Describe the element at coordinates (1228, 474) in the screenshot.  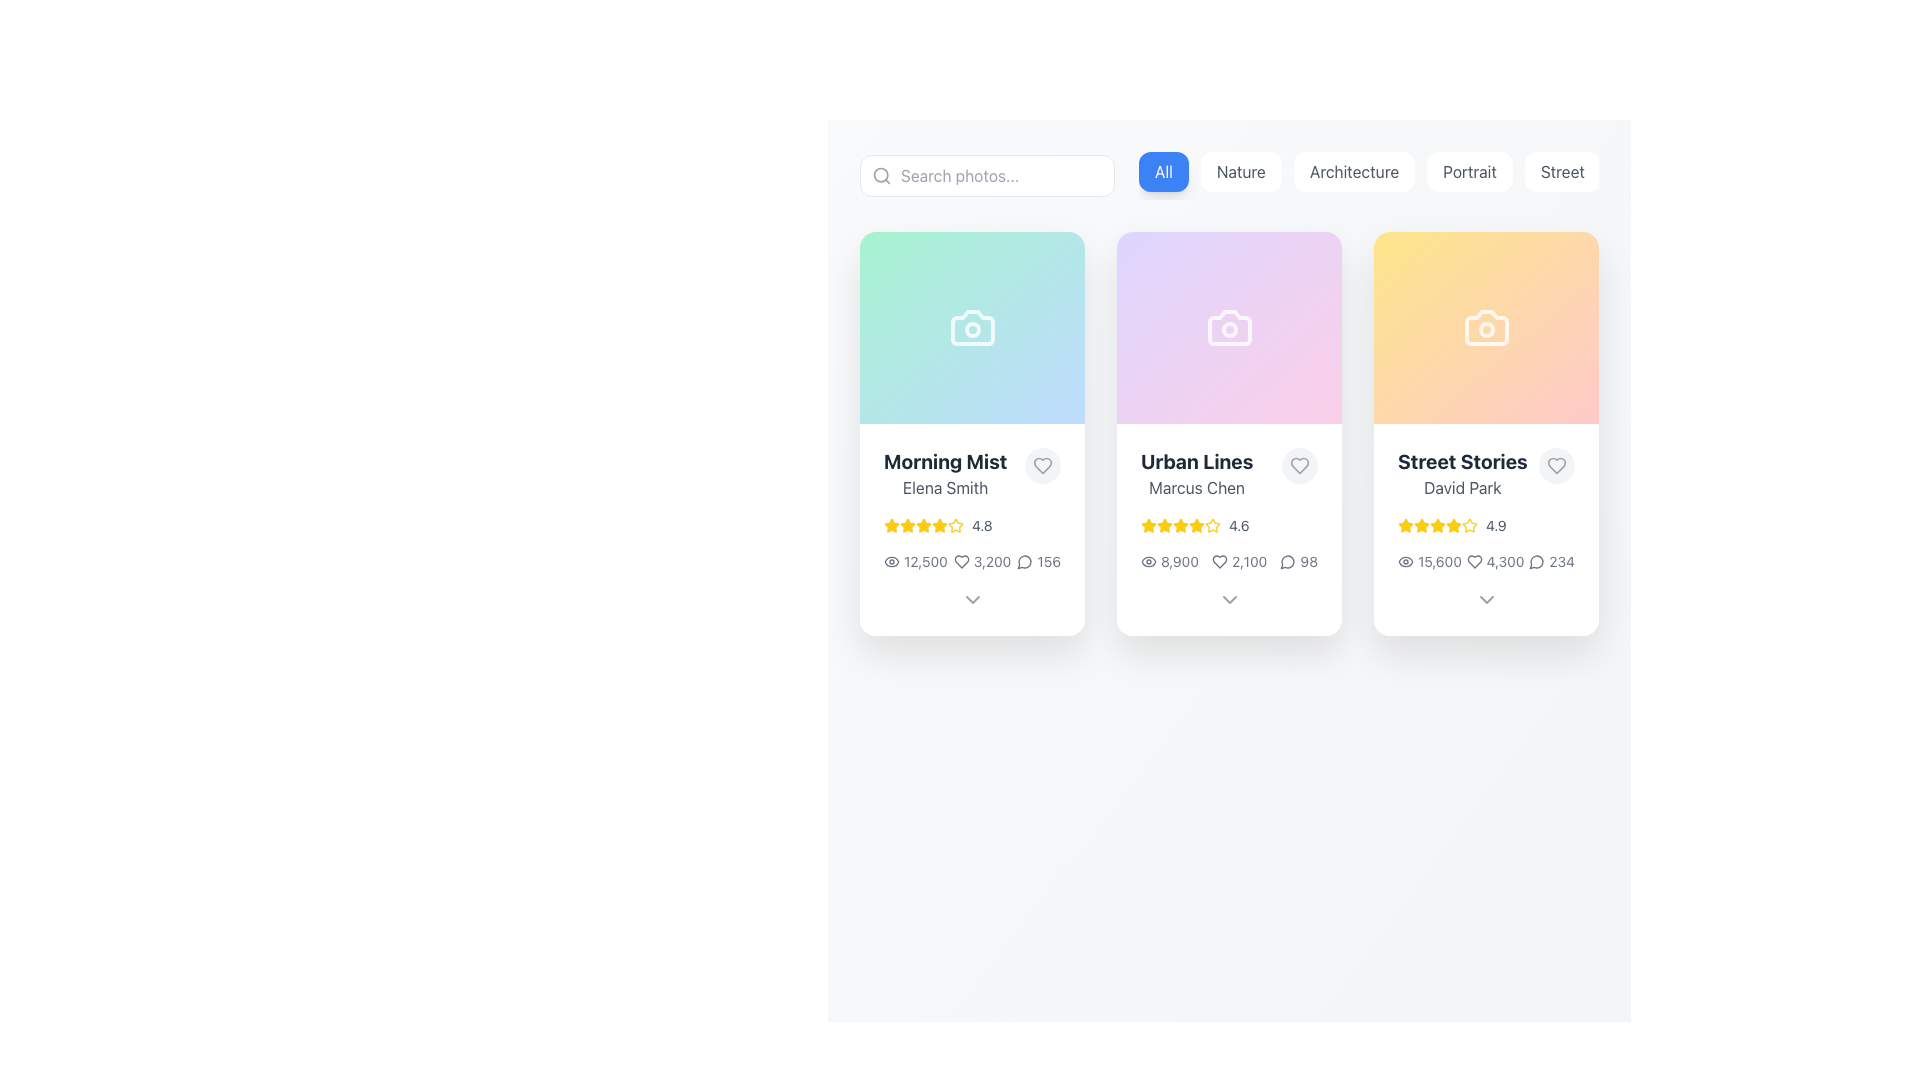
I see `text from the title and attribution text block located in the center card, directly under the camera icon` at that location.